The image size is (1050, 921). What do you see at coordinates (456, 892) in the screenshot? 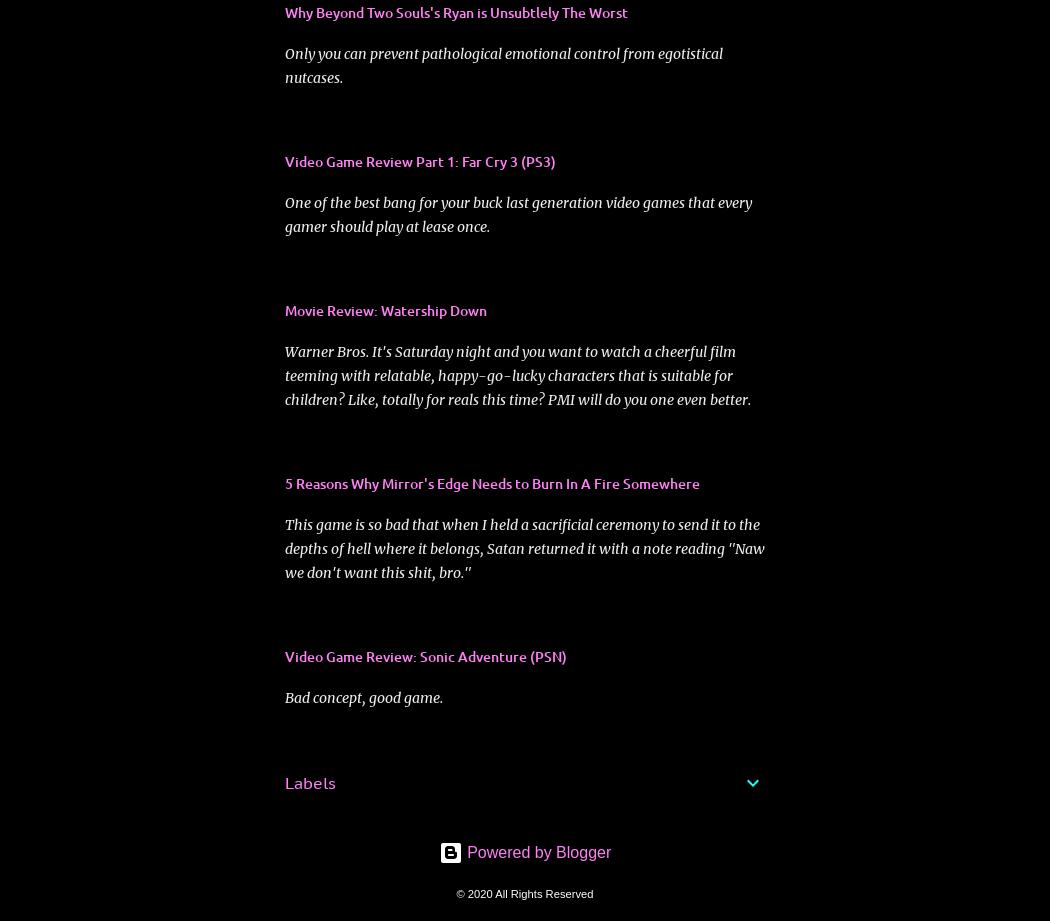
I see `'© 2020 All Rights Reserved'` at bounding box center [456, 892].